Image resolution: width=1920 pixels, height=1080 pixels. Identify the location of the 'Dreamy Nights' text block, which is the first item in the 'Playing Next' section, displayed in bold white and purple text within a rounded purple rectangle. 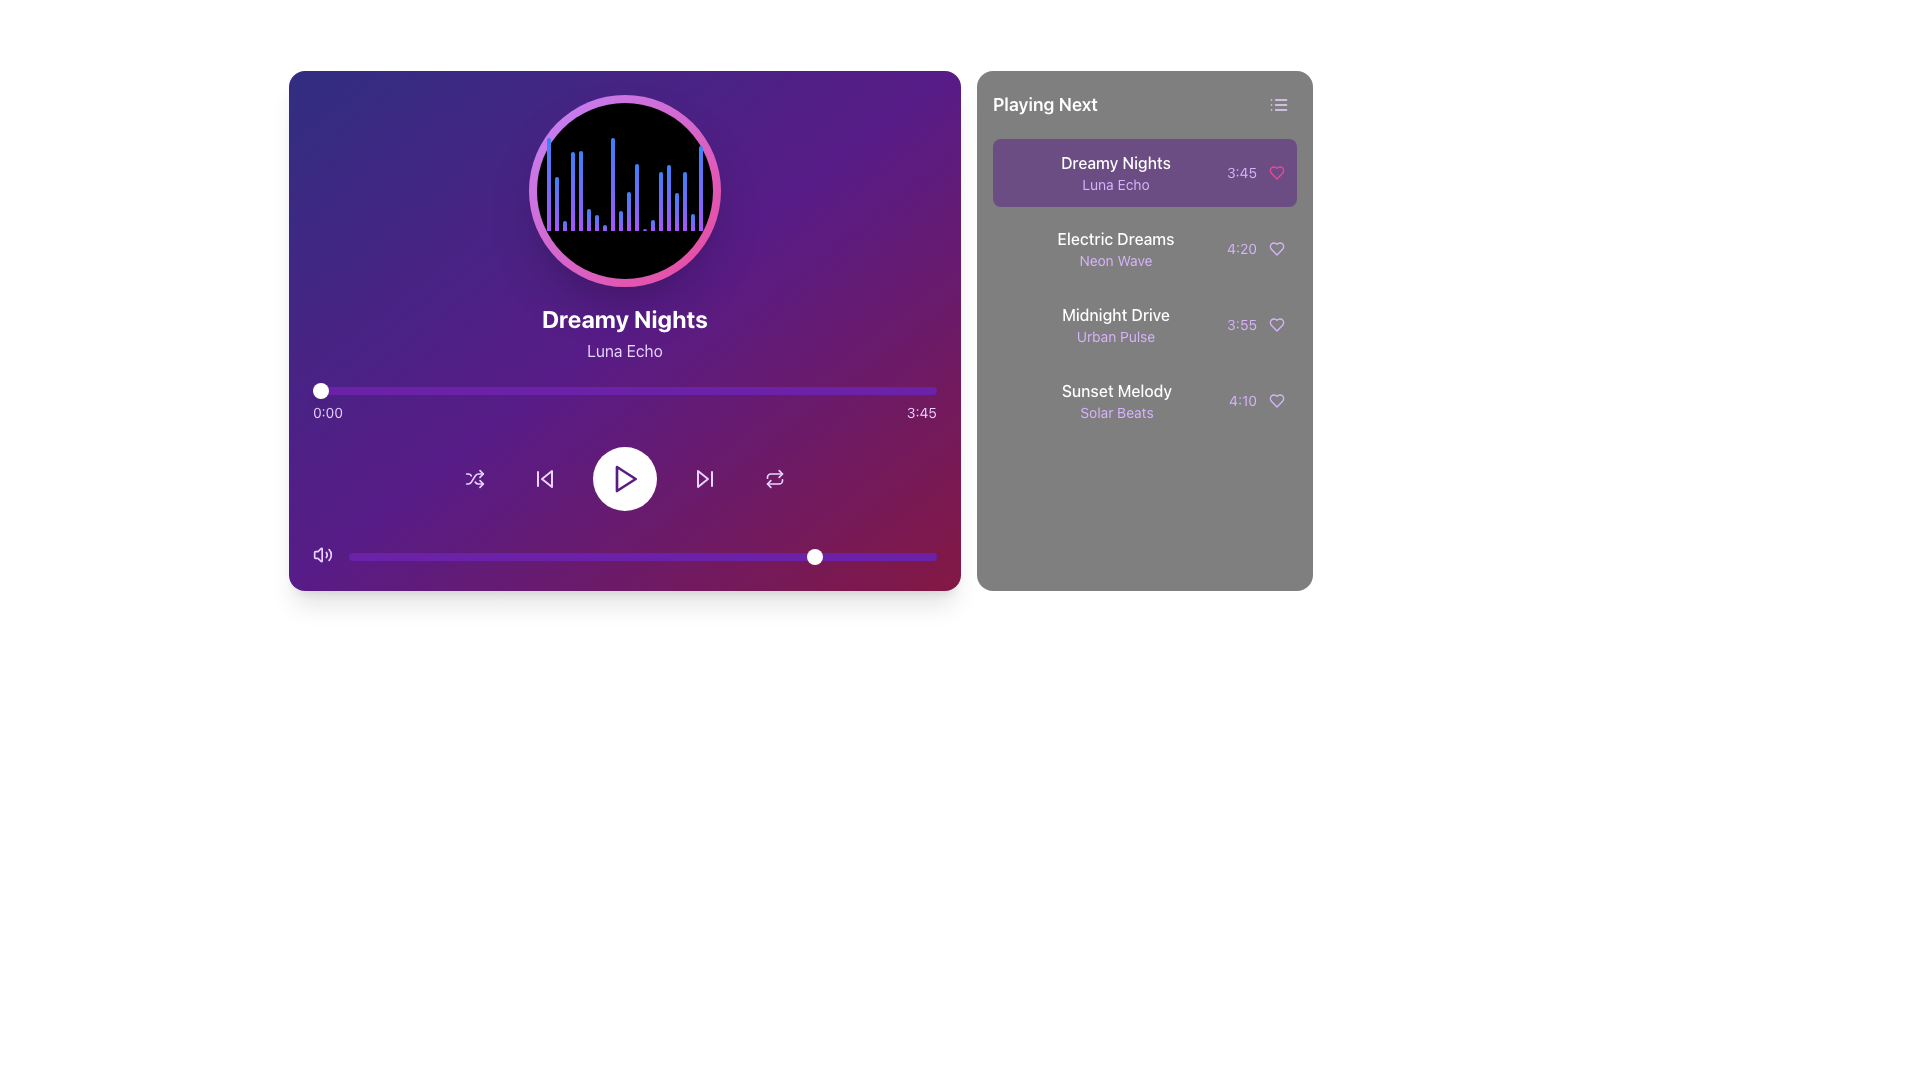
(1114, 172).